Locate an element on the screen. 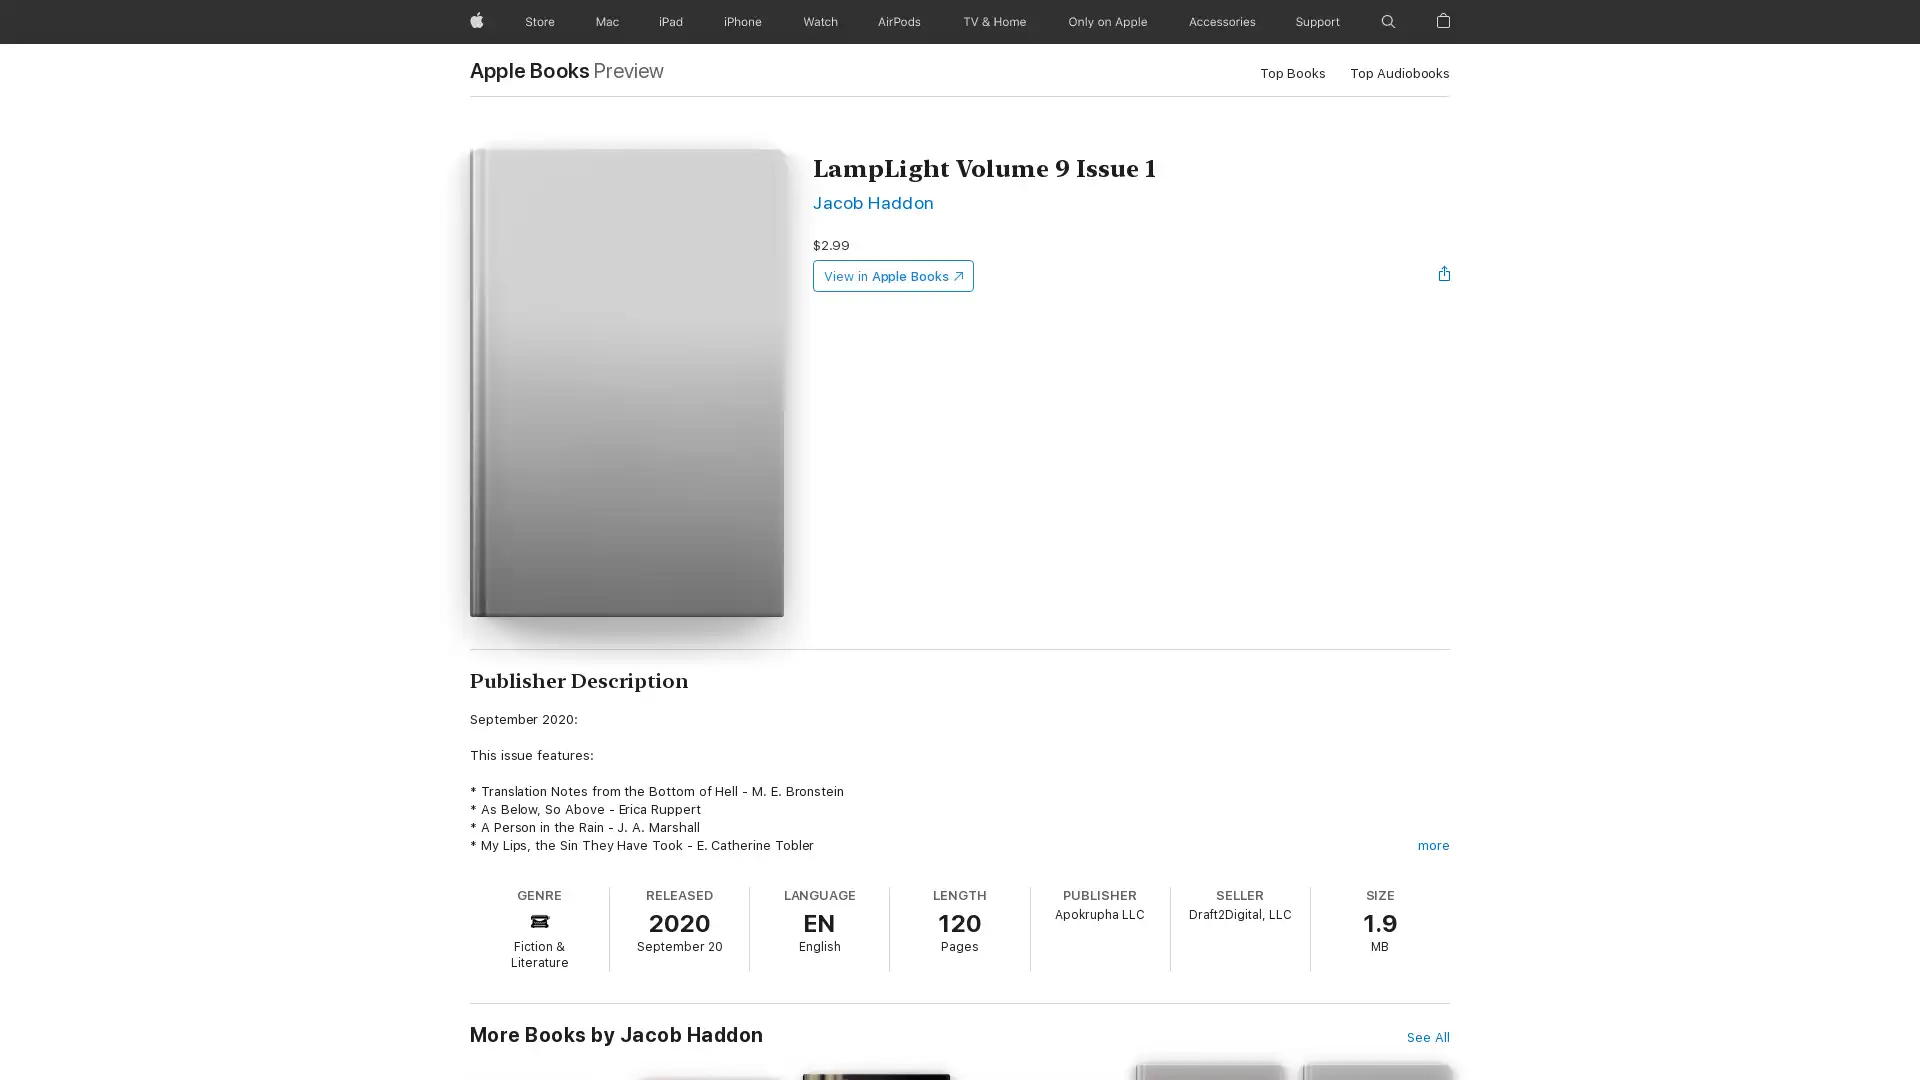  View in Apple Books is located at coordinates (891, 276).